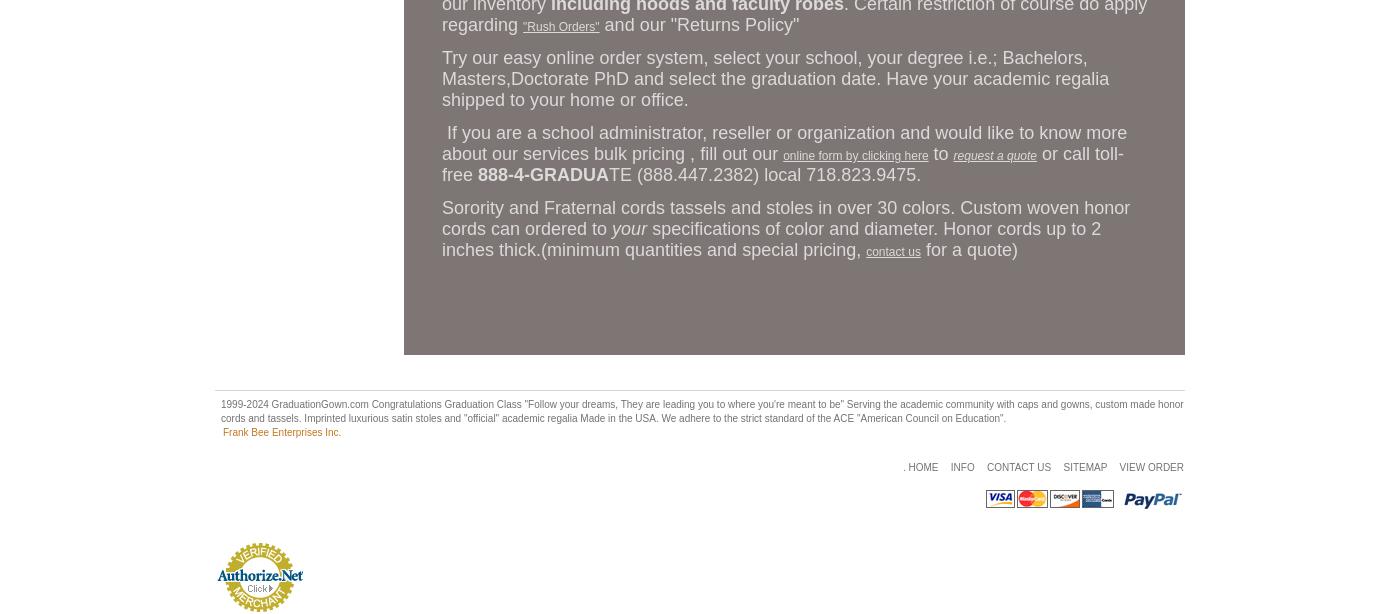  I want to click on 'or call toll-free', so click(783, 163).